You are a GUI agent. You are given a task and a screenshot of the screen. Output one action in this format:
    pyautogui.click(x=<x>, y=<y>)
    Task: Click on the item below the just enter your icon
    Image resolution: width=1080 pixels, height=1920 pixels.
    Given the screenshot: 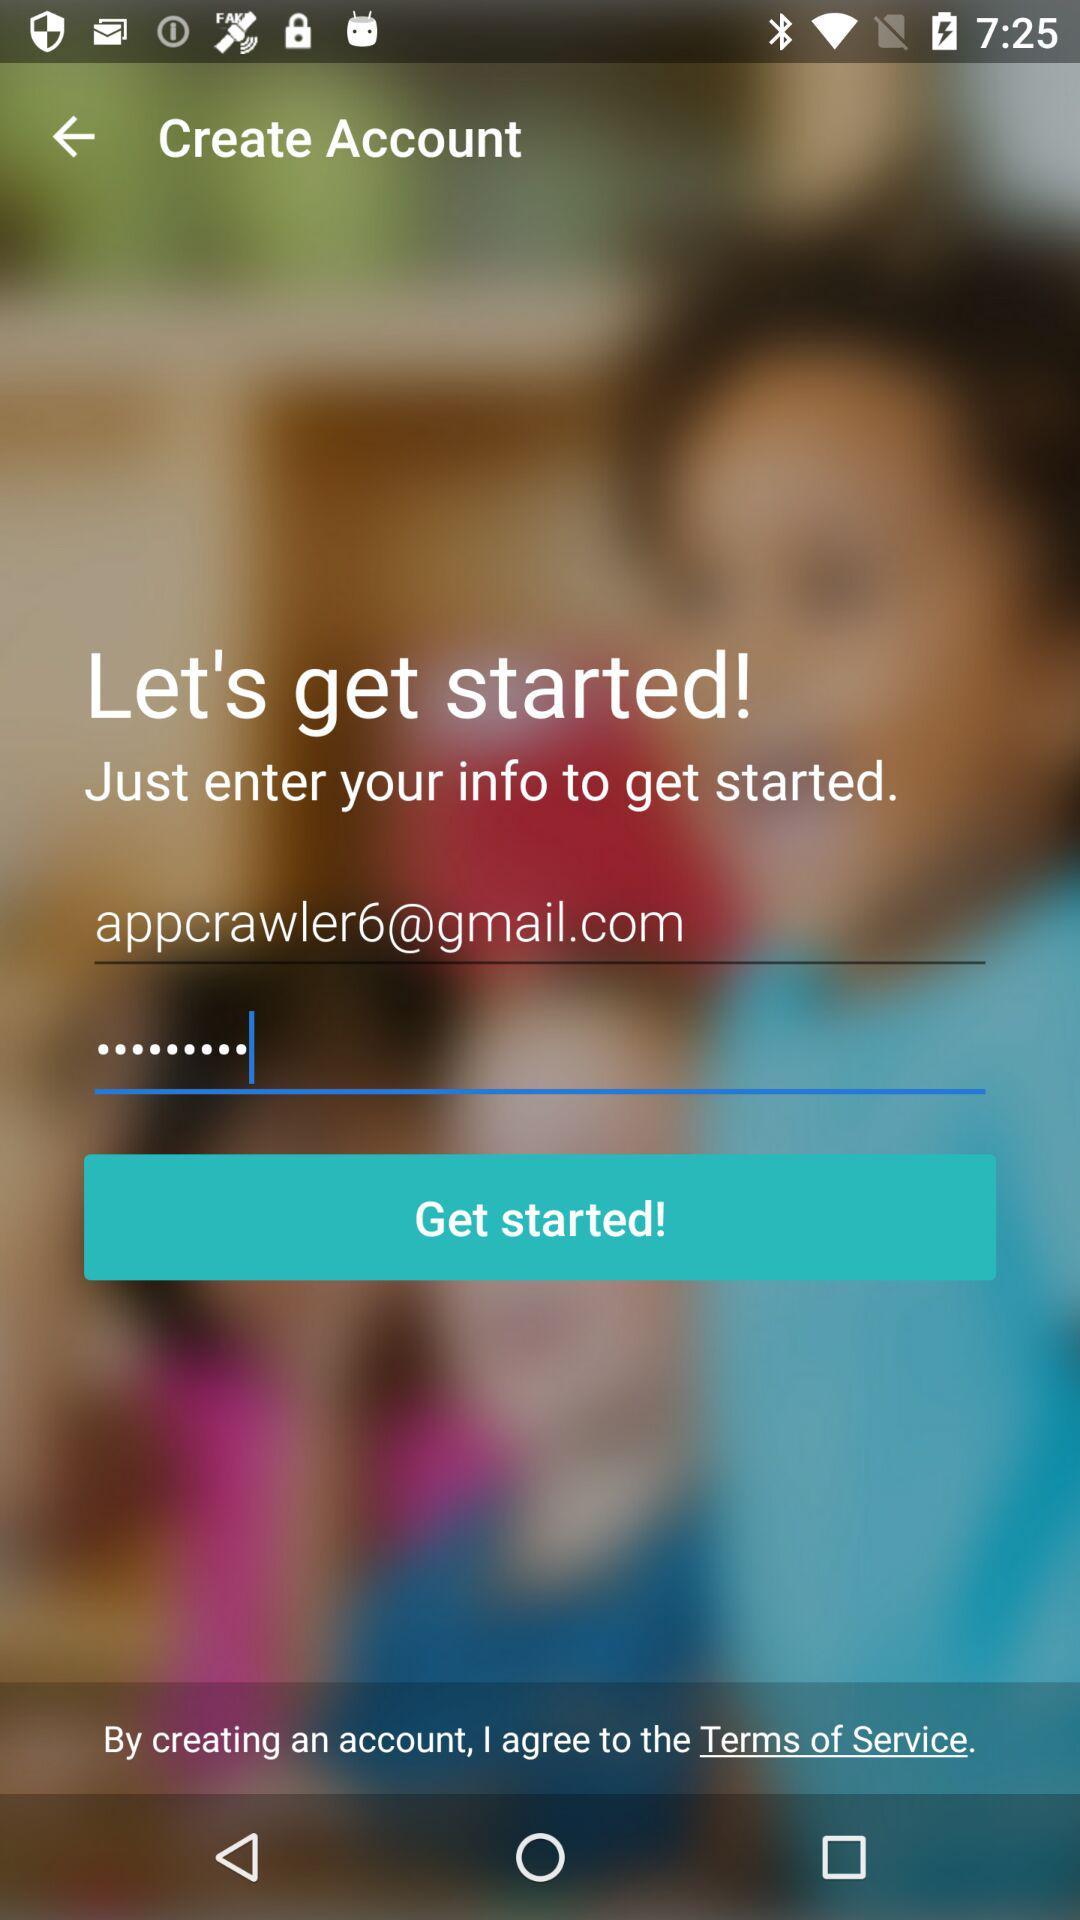 What is the action you would take?
    pyautogui.click(x=540, y=920)
    